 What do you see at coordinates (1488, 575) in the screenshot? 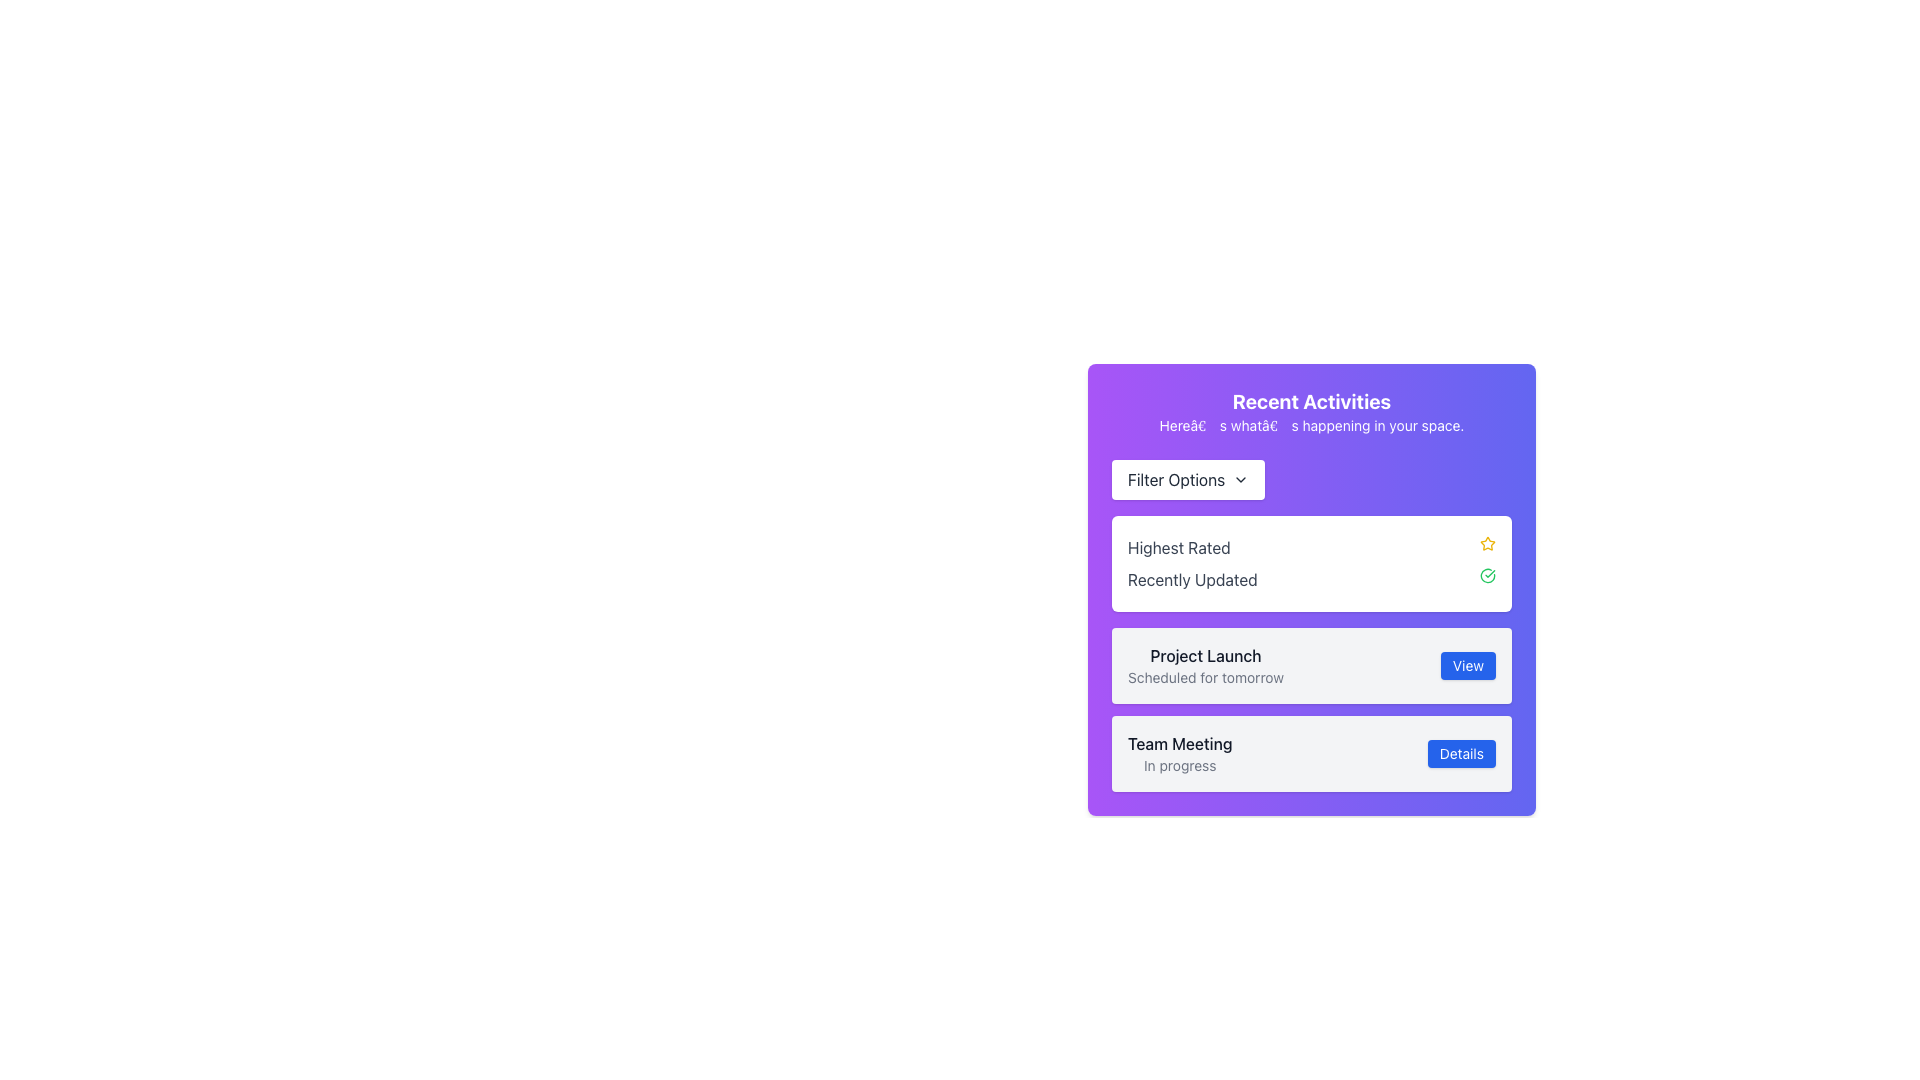
I see `the circular green-stroke vector graphic icon located at the top-right corner of the 'Highest Rated' card in the 'Recent Activities' section` at bounding box center [1488, 575].